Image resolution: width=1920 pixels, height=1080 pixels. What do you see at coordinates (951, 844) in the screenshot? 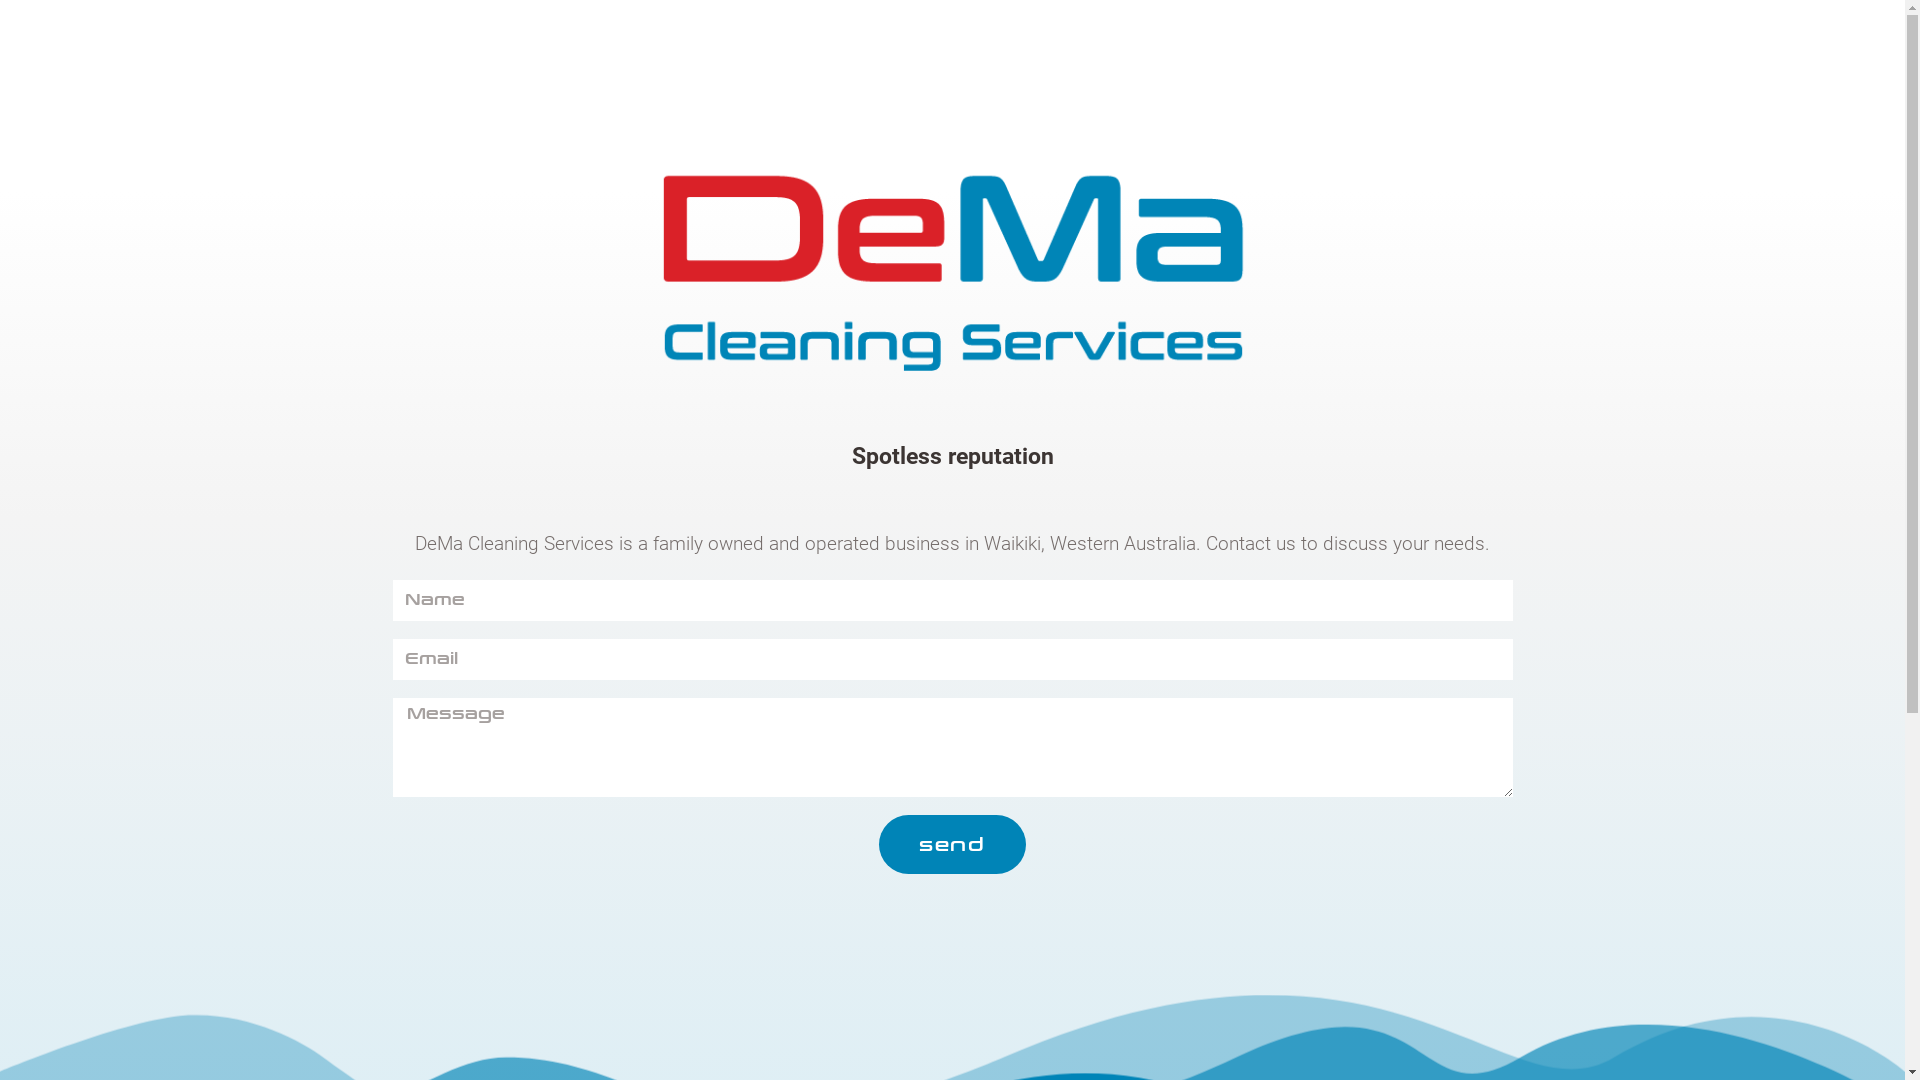
I see `'send'` at bounding box center [951, 844].